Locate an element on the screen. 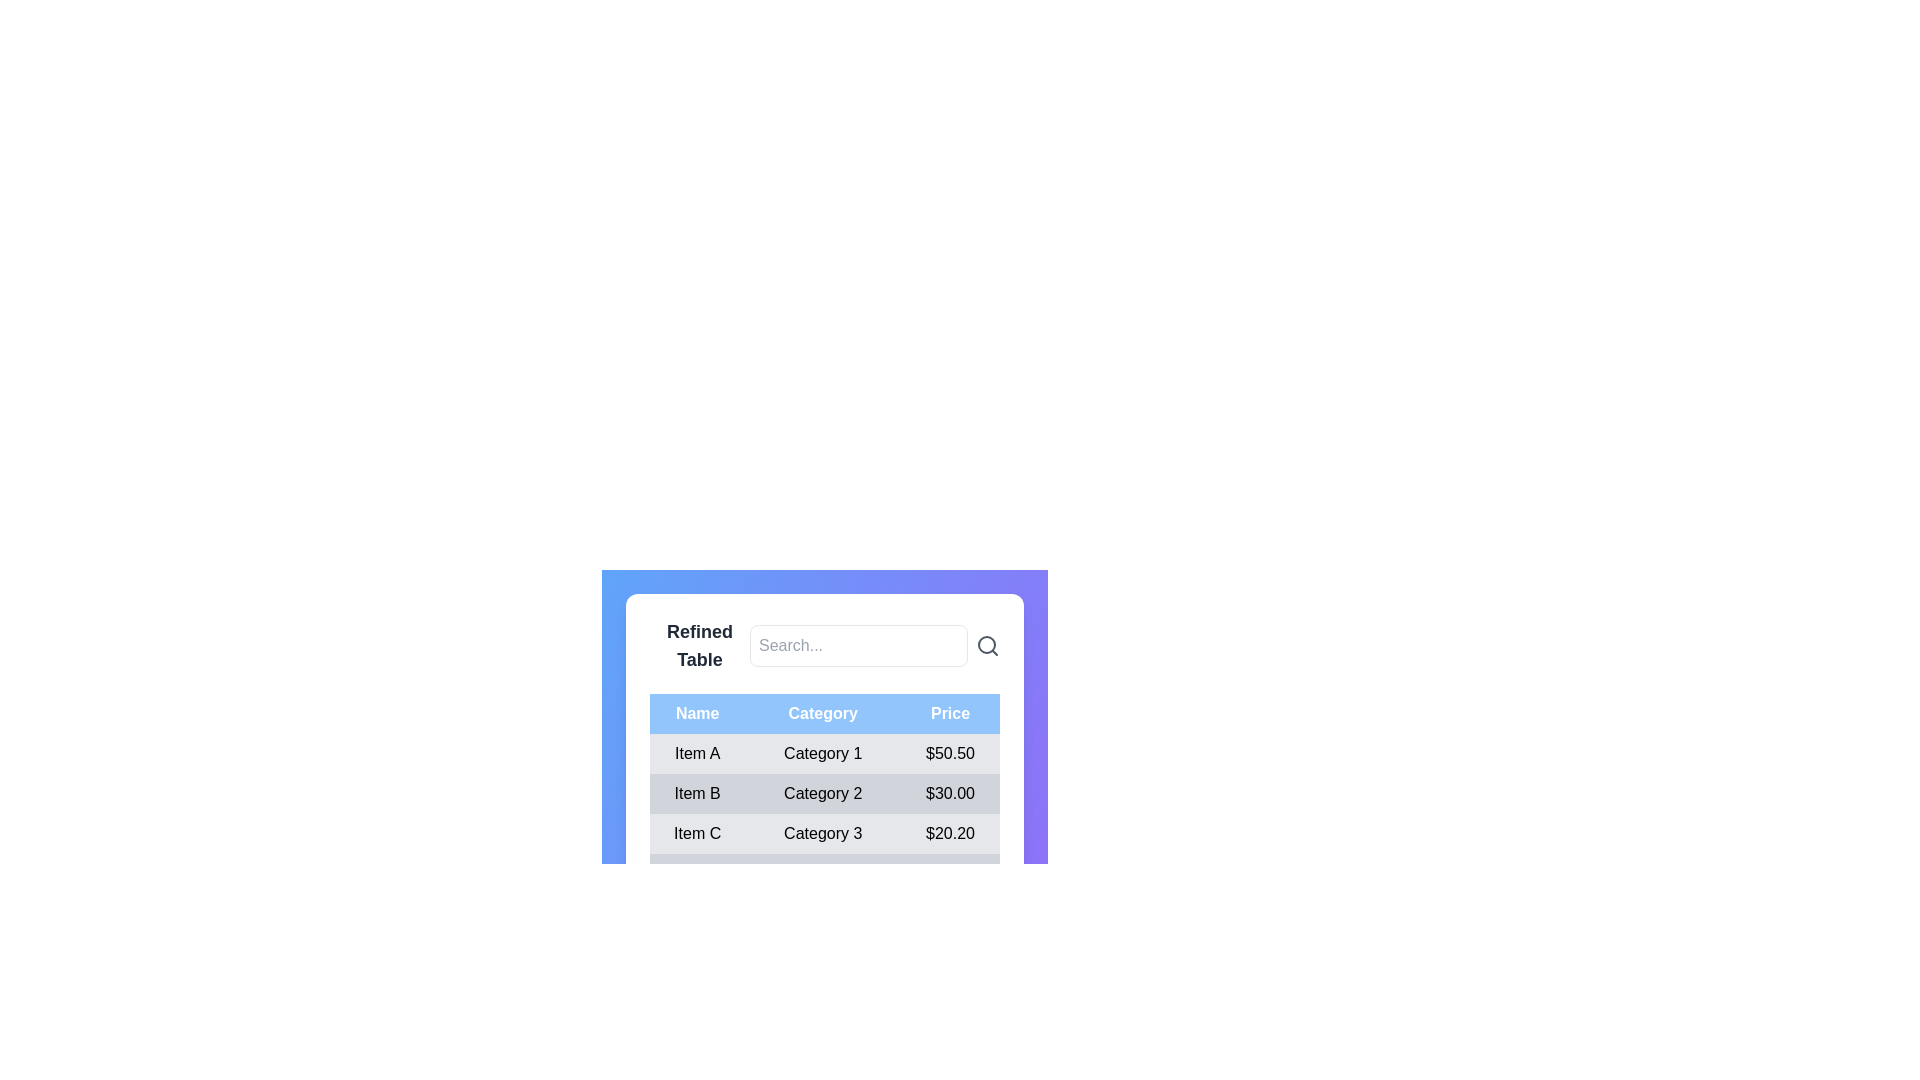 Image resolution: width=1920 pixels, height=1080 pixels. the price label in the third row of the table under the 'Price' column, which displays the price value for 'Item C' in the 'Name' column is located at coordinates (949, 833).